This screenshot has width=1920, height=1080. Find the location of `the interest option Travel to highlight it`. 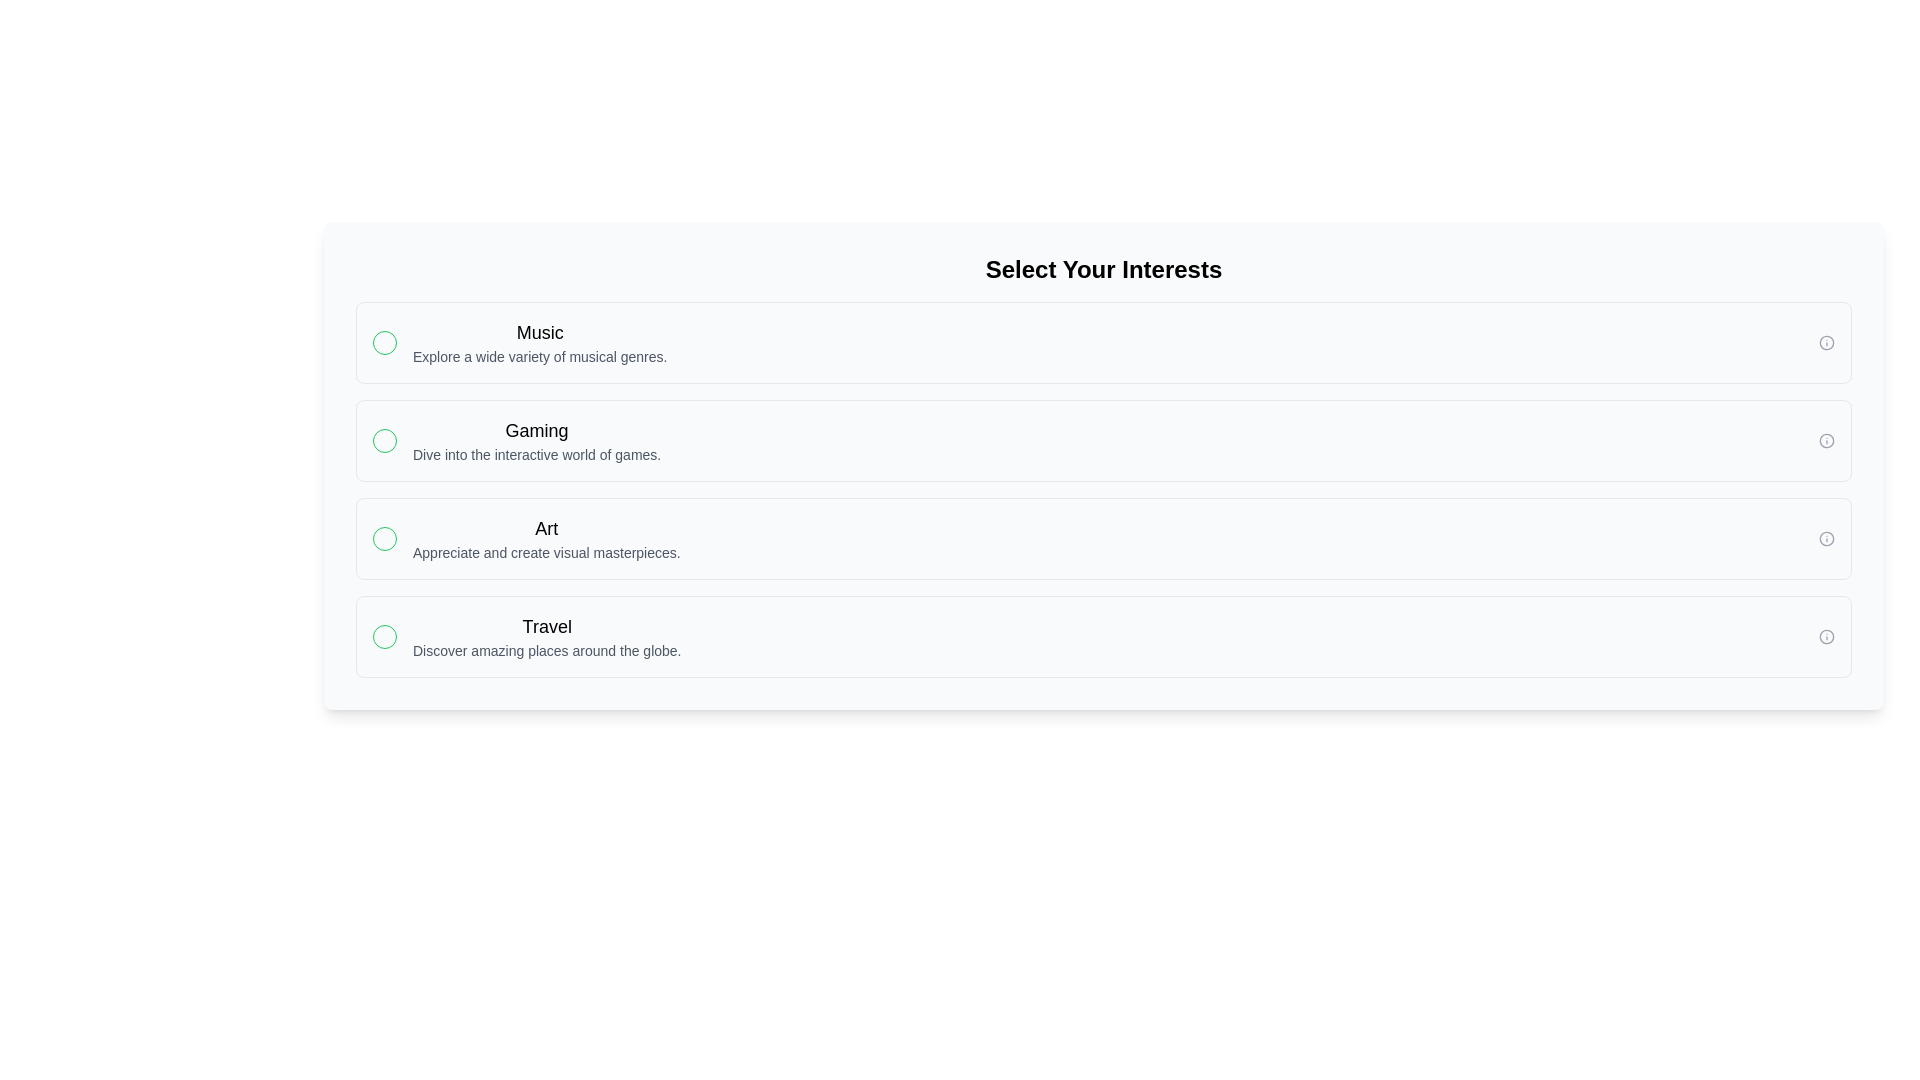

the interest option Travel to highlight it is located at coordinates (1103, 636).